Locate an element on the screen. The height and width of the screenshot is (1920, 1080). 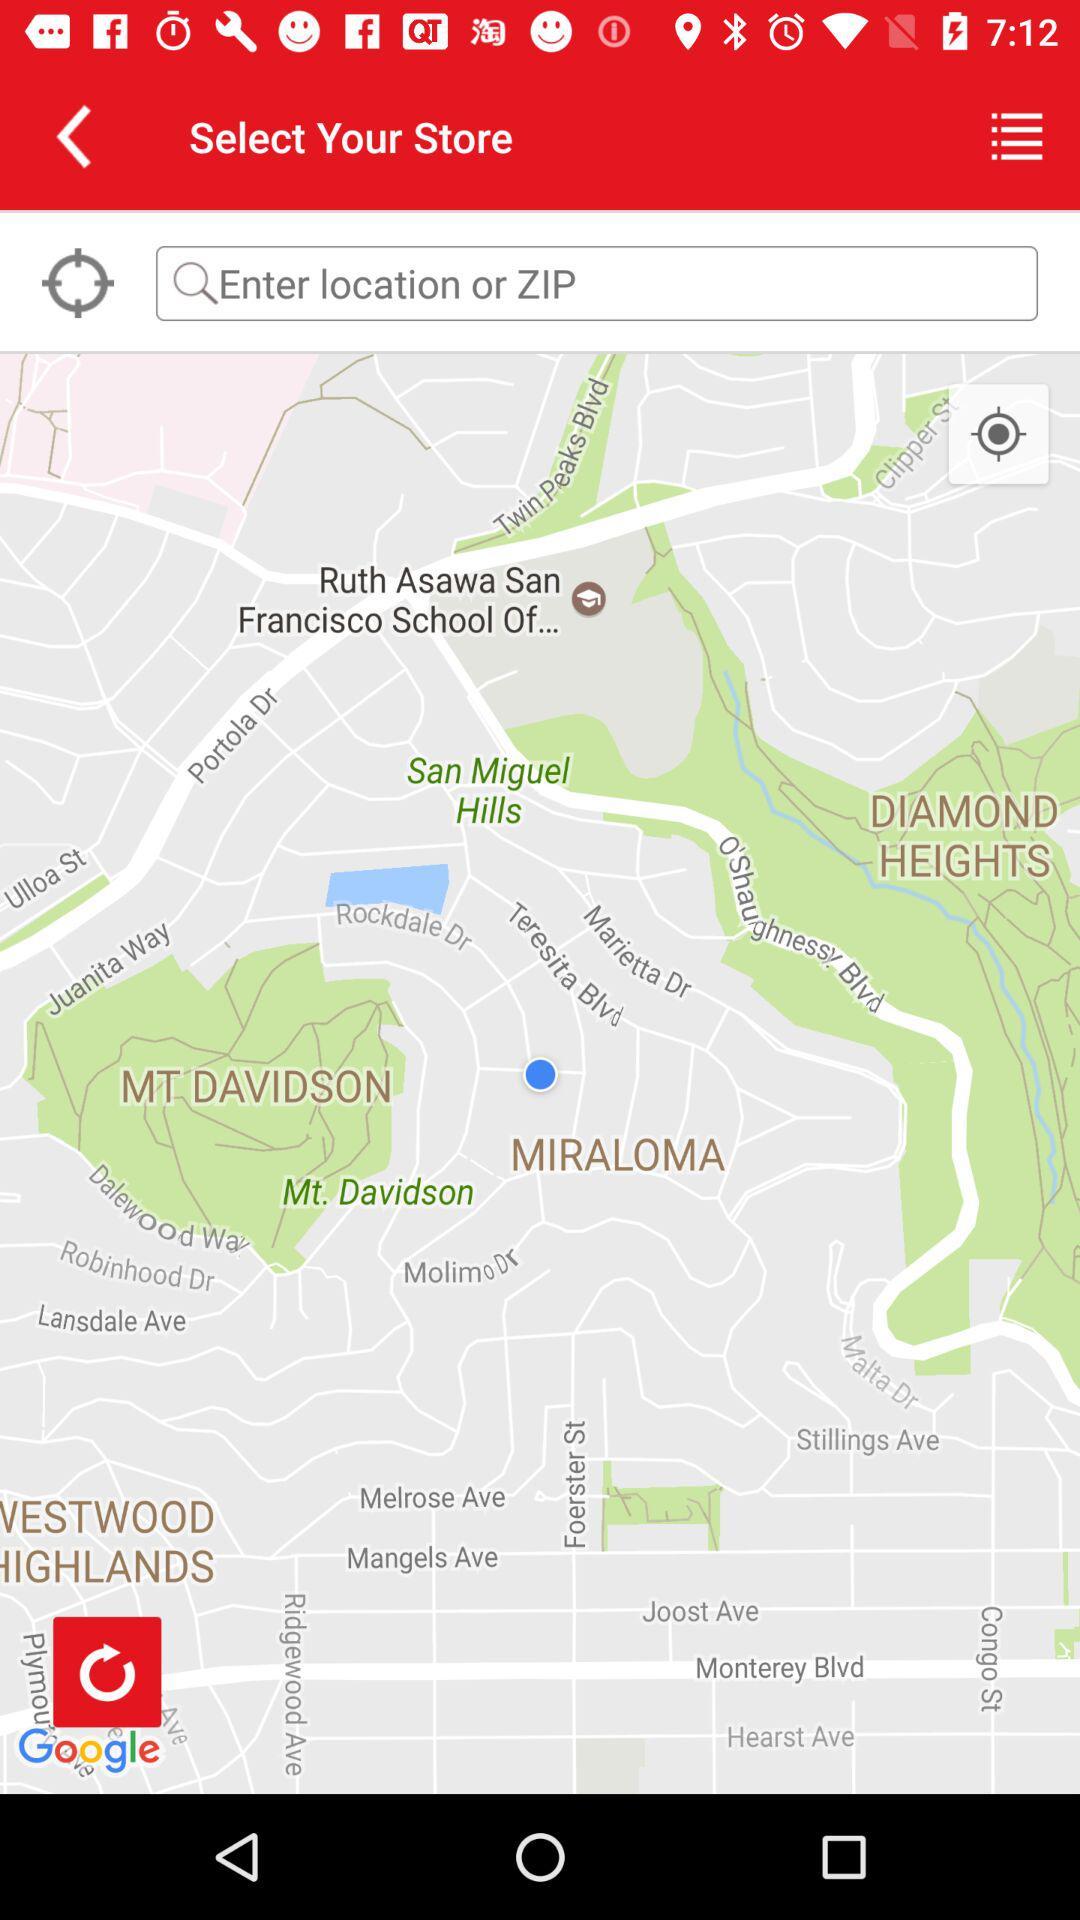
the location_crosshair icon is located at coordinates (998, 434).